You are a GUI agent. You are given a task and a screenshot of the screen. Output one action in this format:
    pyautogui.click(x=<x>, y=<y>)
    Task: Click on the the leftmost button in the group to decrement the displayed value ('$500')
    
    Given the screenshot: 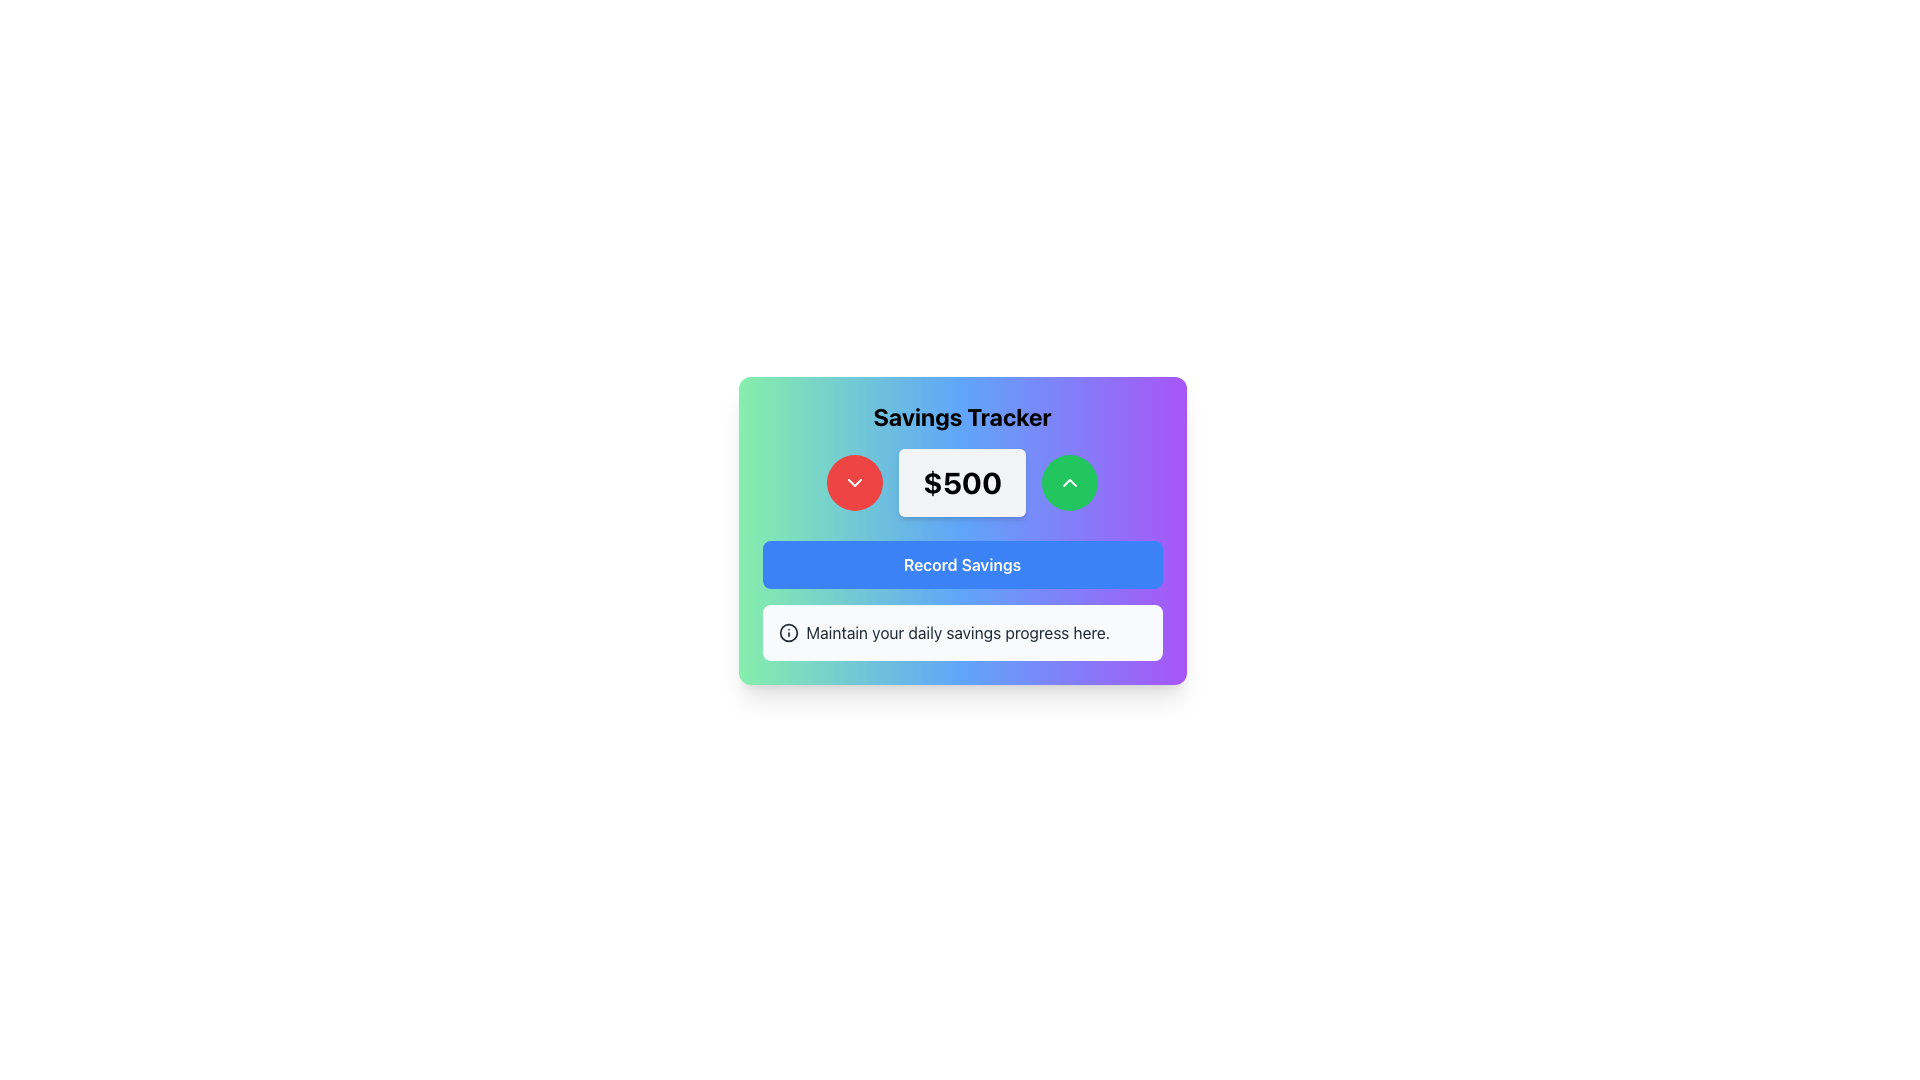 What is the action you would take?
    pyautogui.click(x=854, y=482)
    